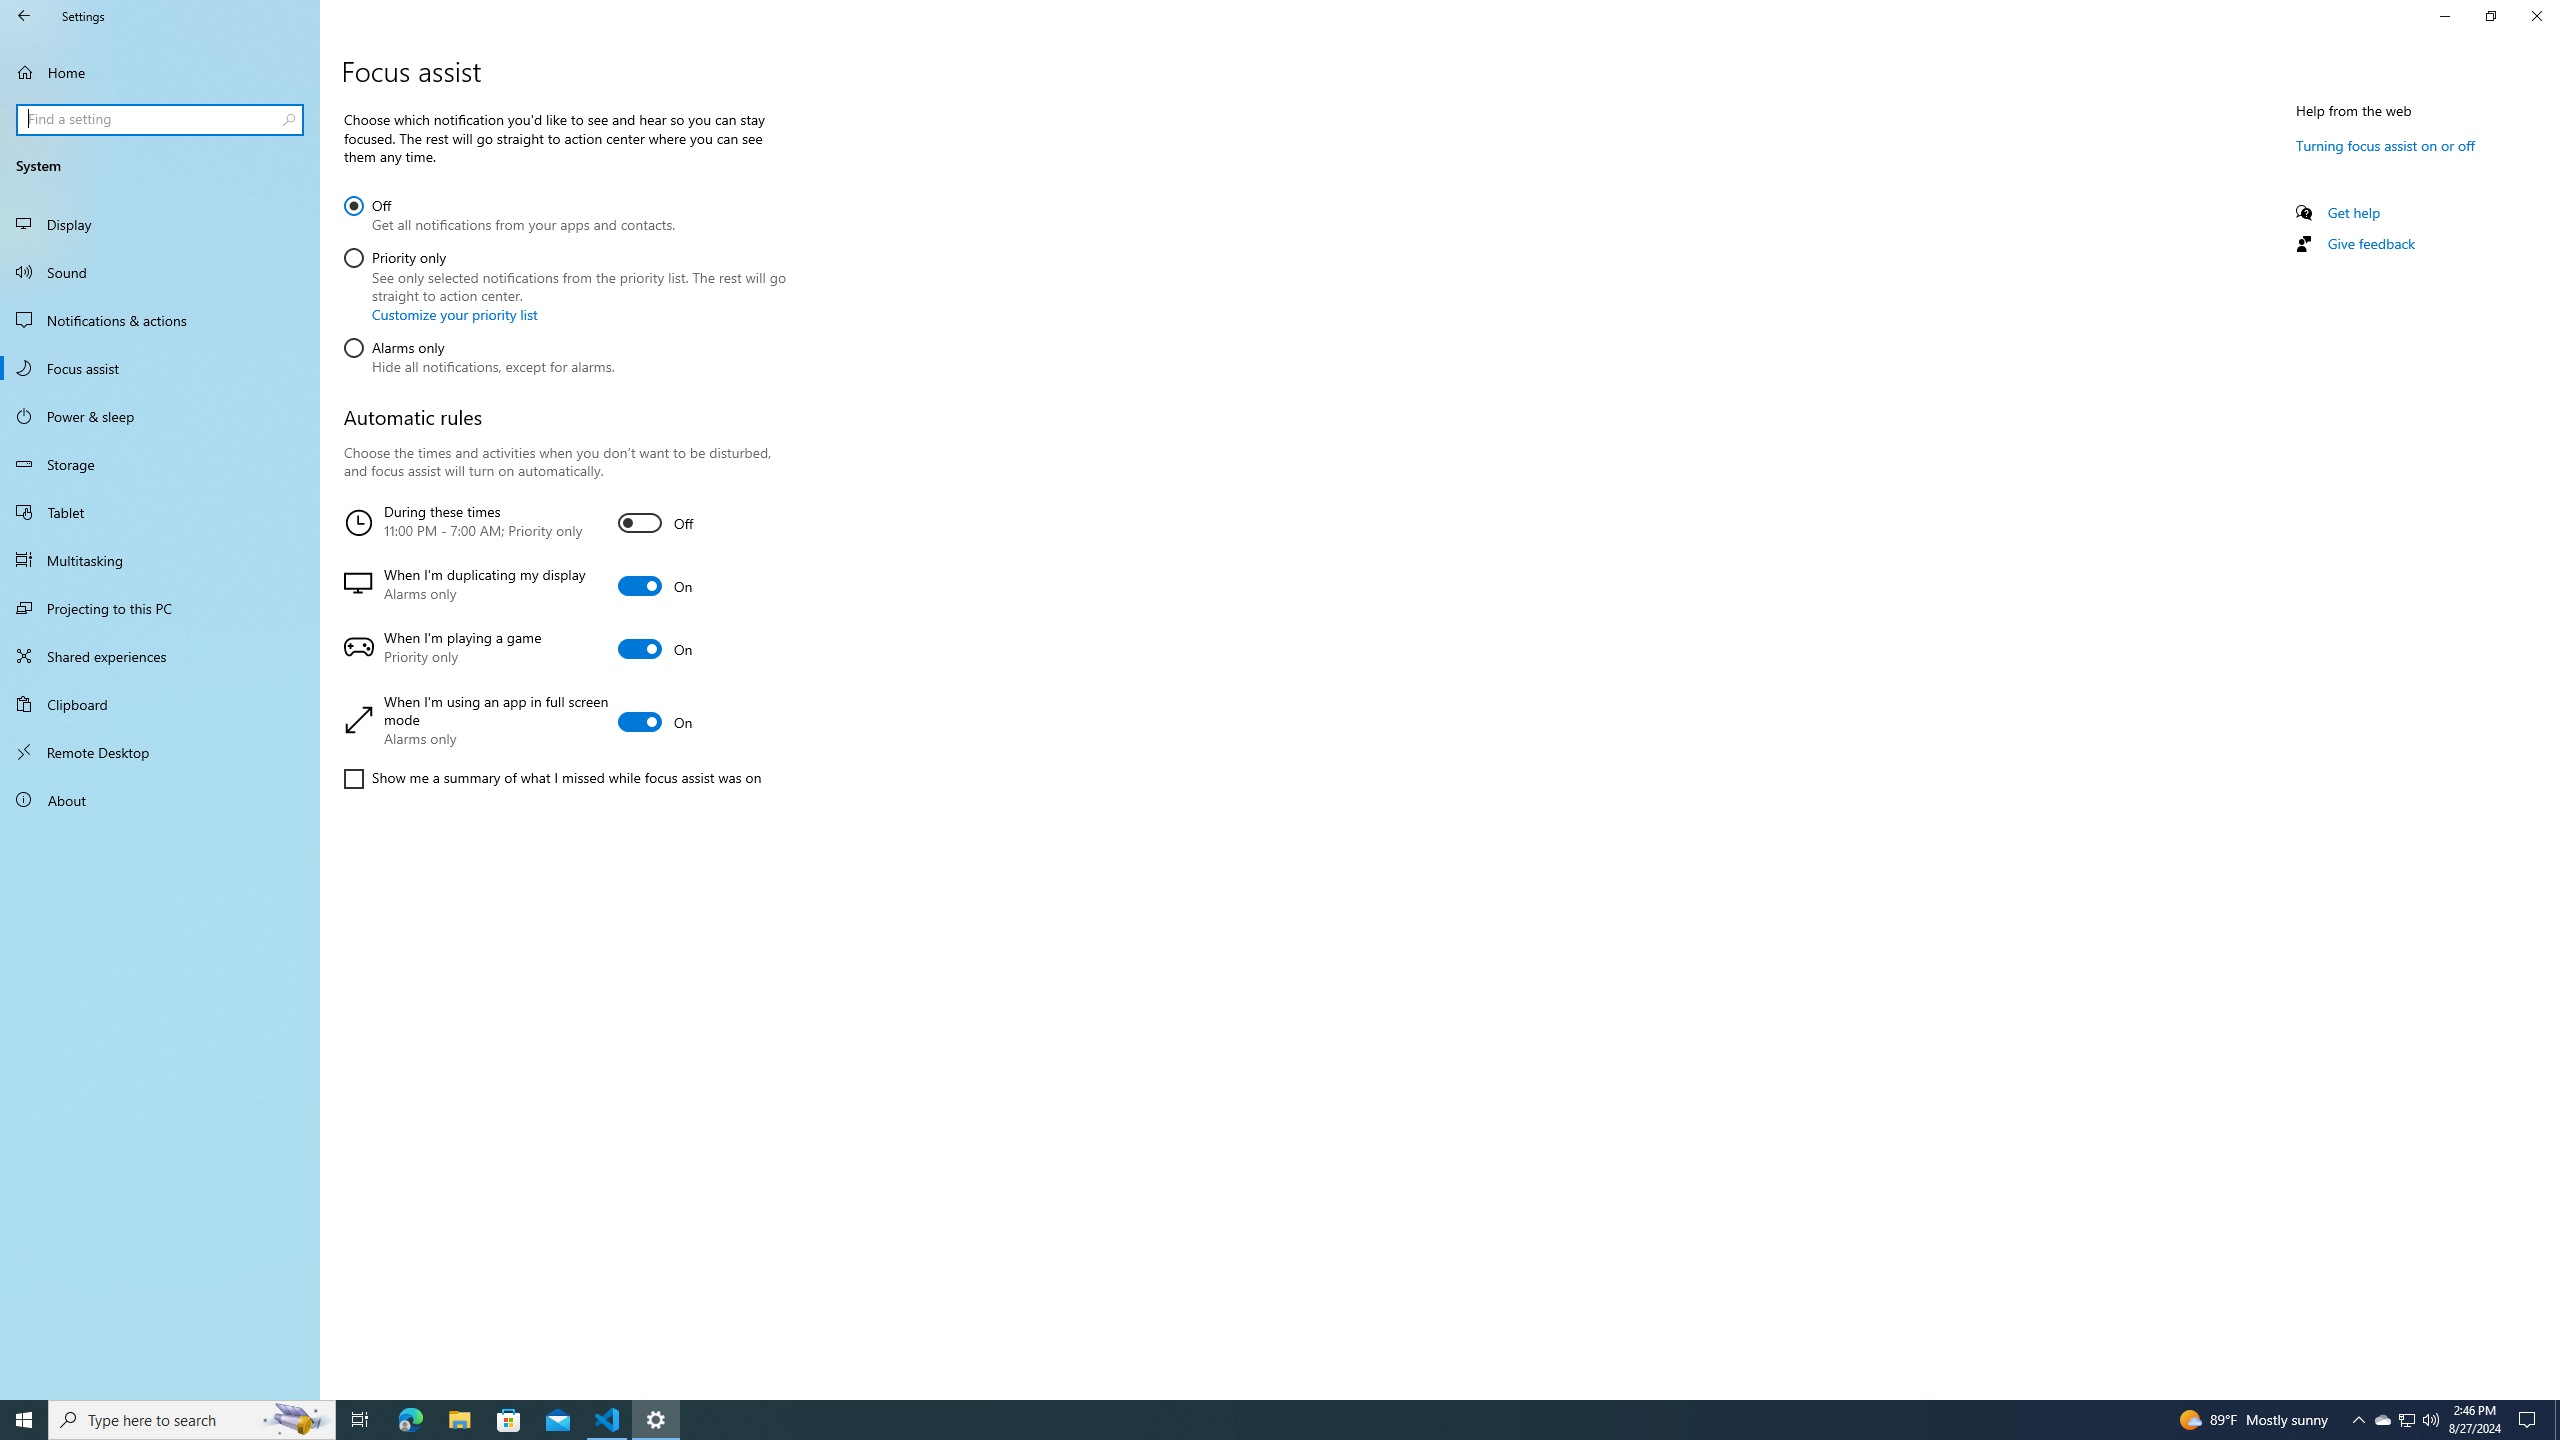  I want to click on 'Home', so click(159, 72).